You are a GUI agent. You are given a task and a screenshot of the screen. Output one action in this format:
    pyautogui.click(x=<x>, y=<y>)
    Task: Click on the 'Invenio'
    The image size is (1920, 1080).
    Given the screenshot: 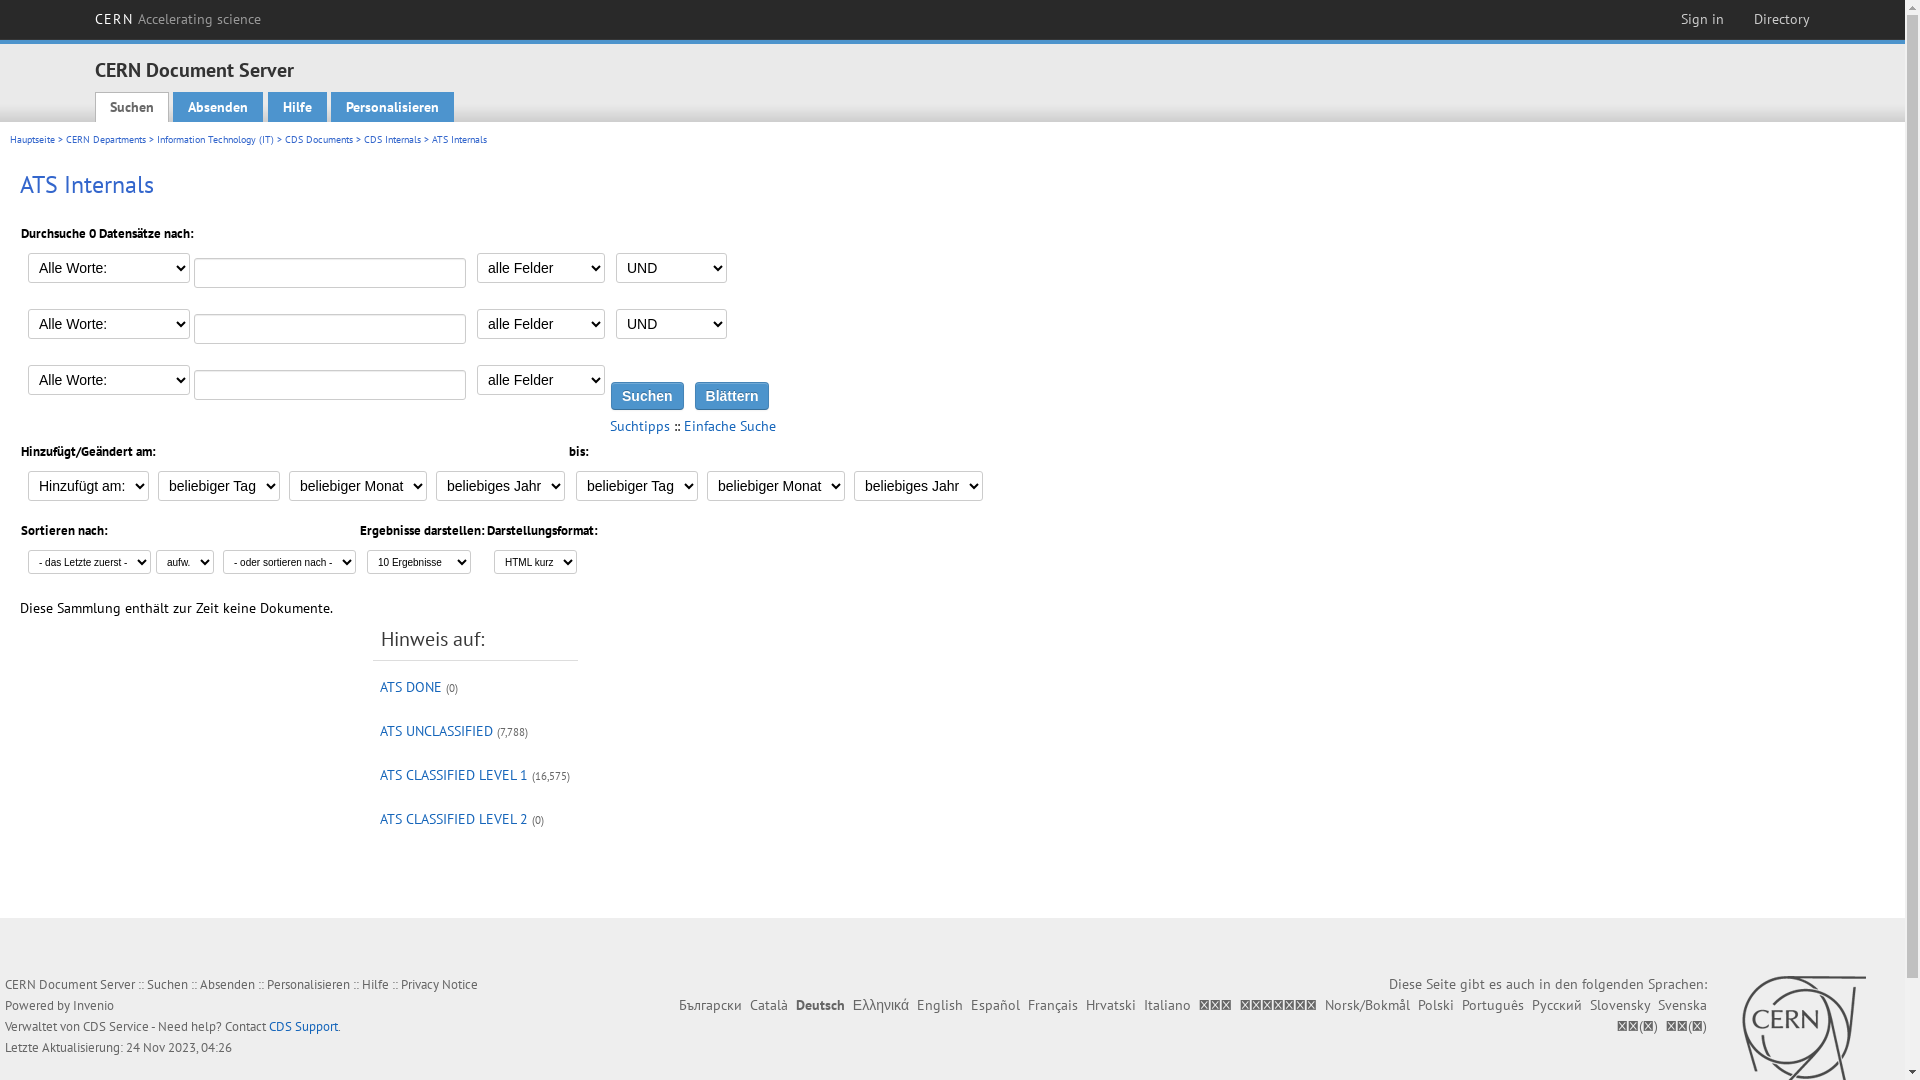 What is the action you would take?
    pyautogui.click(x=92, y=1005)
    